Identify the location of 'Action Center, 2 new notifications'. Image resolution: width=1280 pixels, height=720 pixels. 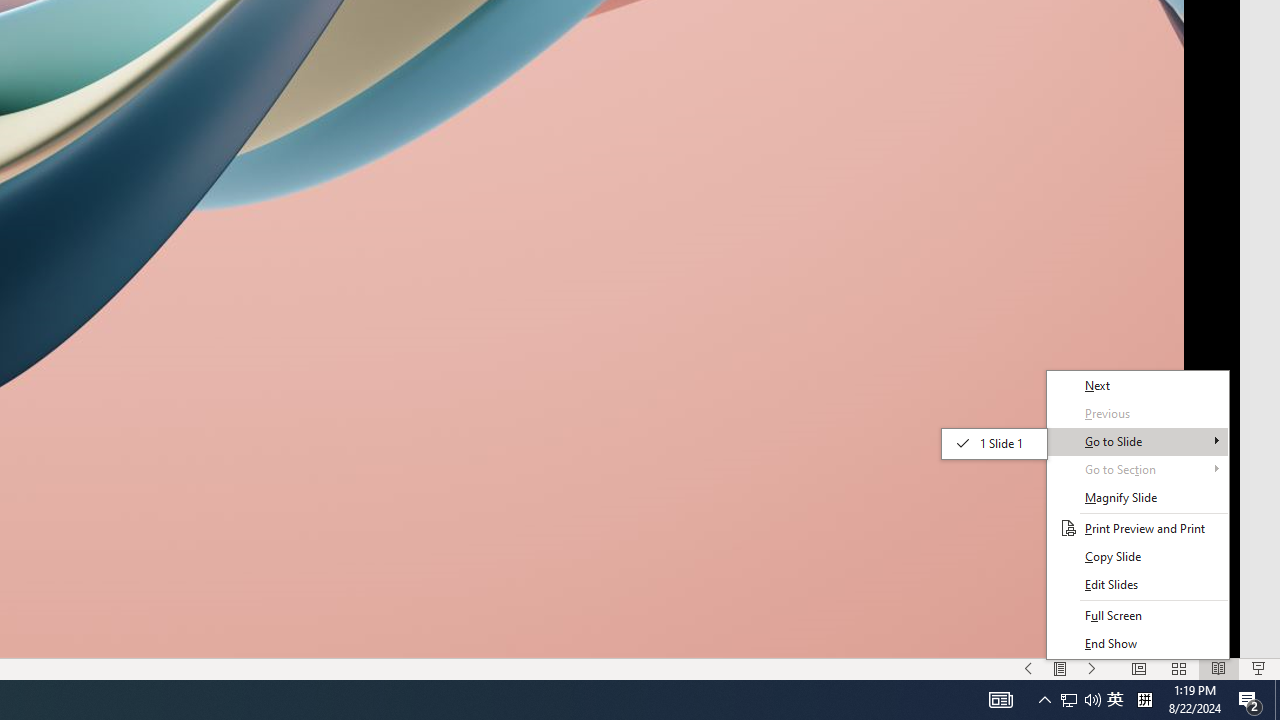
(1250, 698).